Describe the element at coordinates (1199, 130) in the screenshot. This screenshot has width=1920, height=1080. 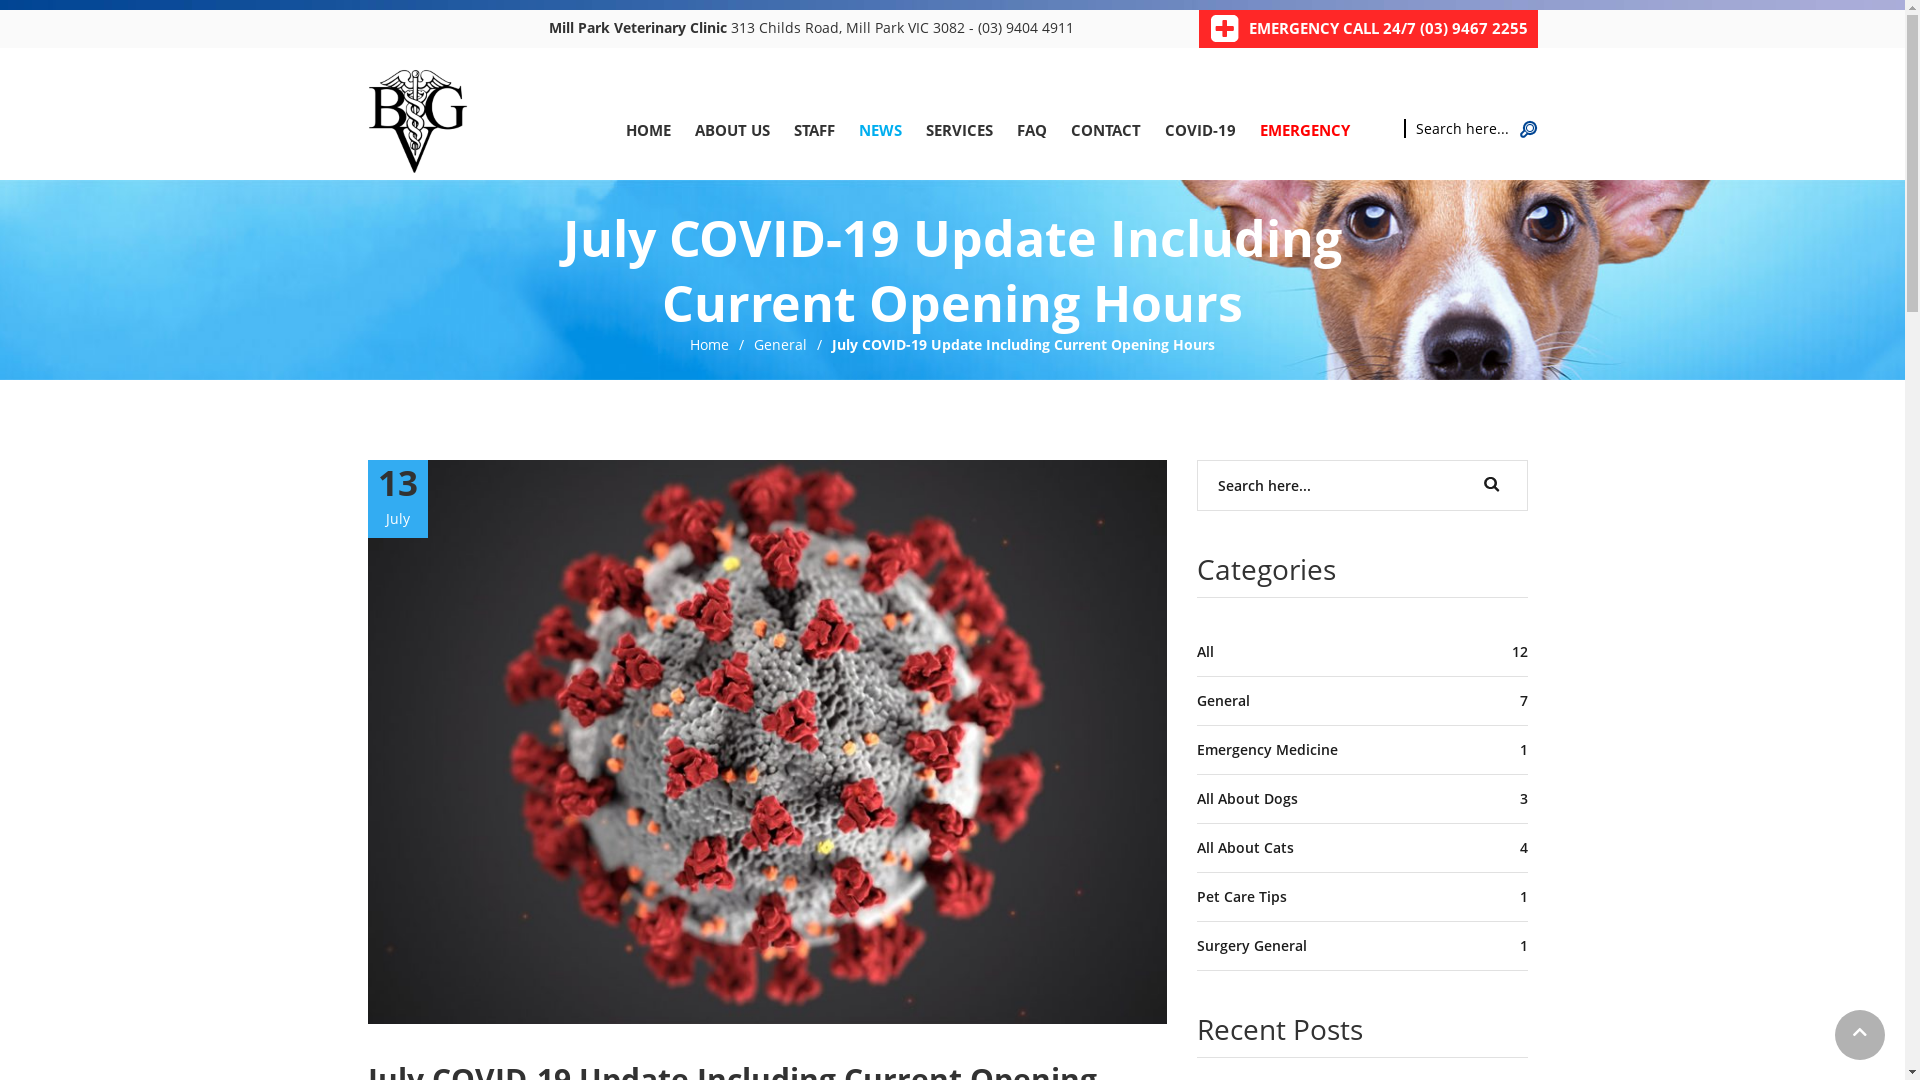
I see `'COVID-19'` at that location.